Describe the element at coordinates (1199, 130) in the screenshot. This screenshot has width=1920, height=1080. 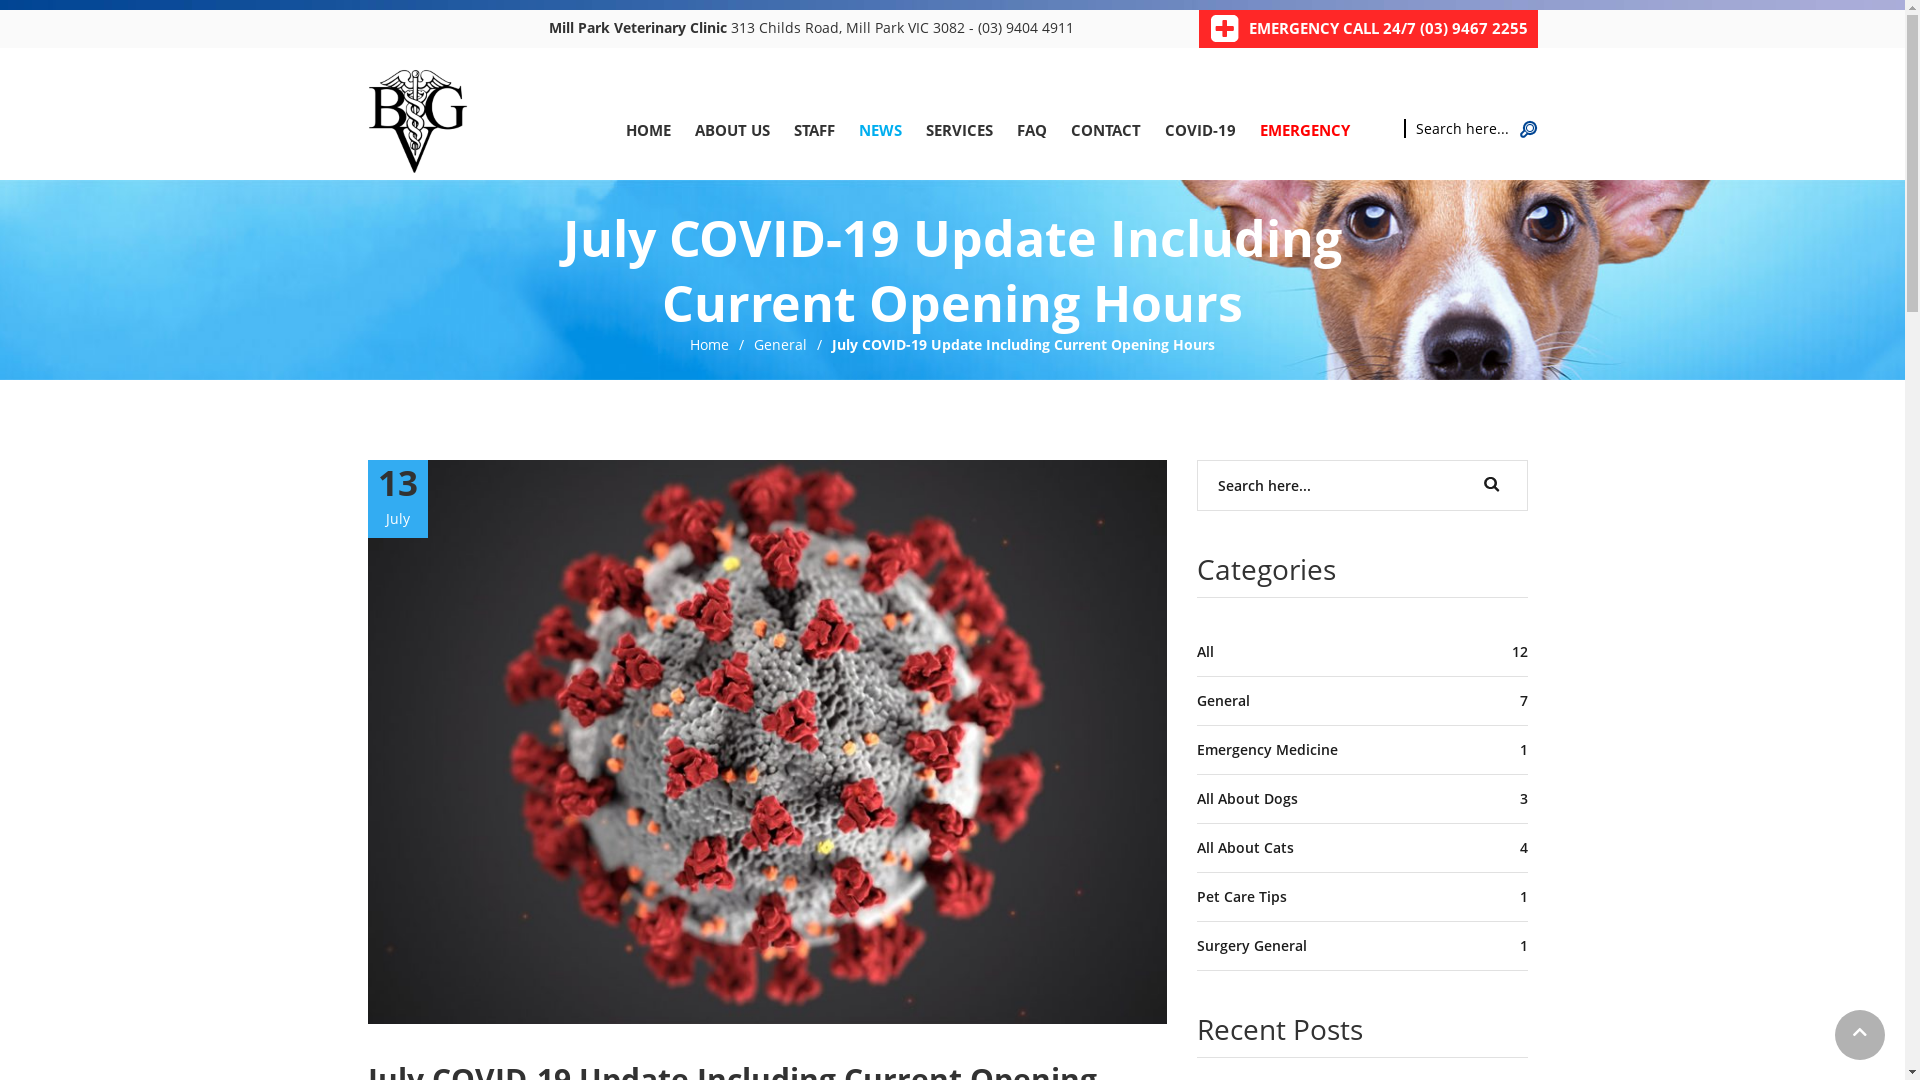
I see `'COVID-19'` at that location.